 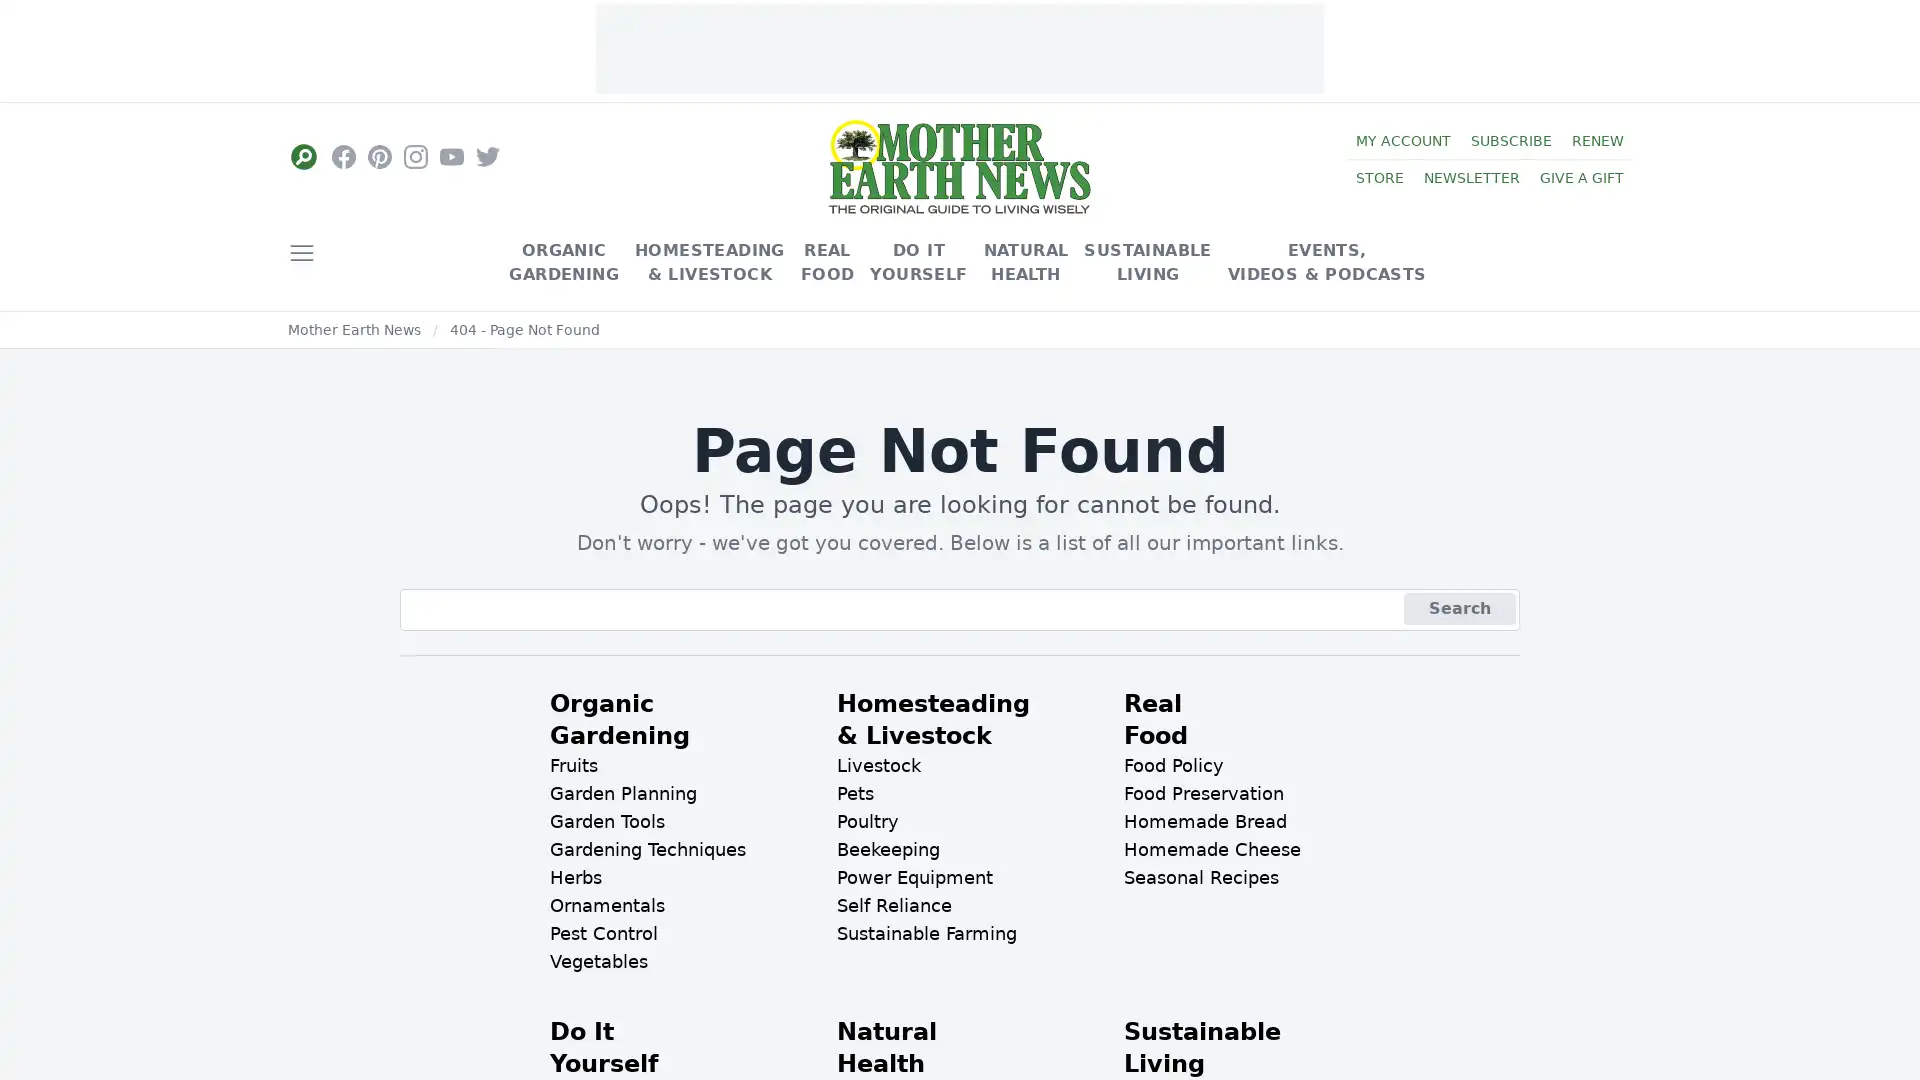 I want to click on Social Links, so click(x=302, y=157).